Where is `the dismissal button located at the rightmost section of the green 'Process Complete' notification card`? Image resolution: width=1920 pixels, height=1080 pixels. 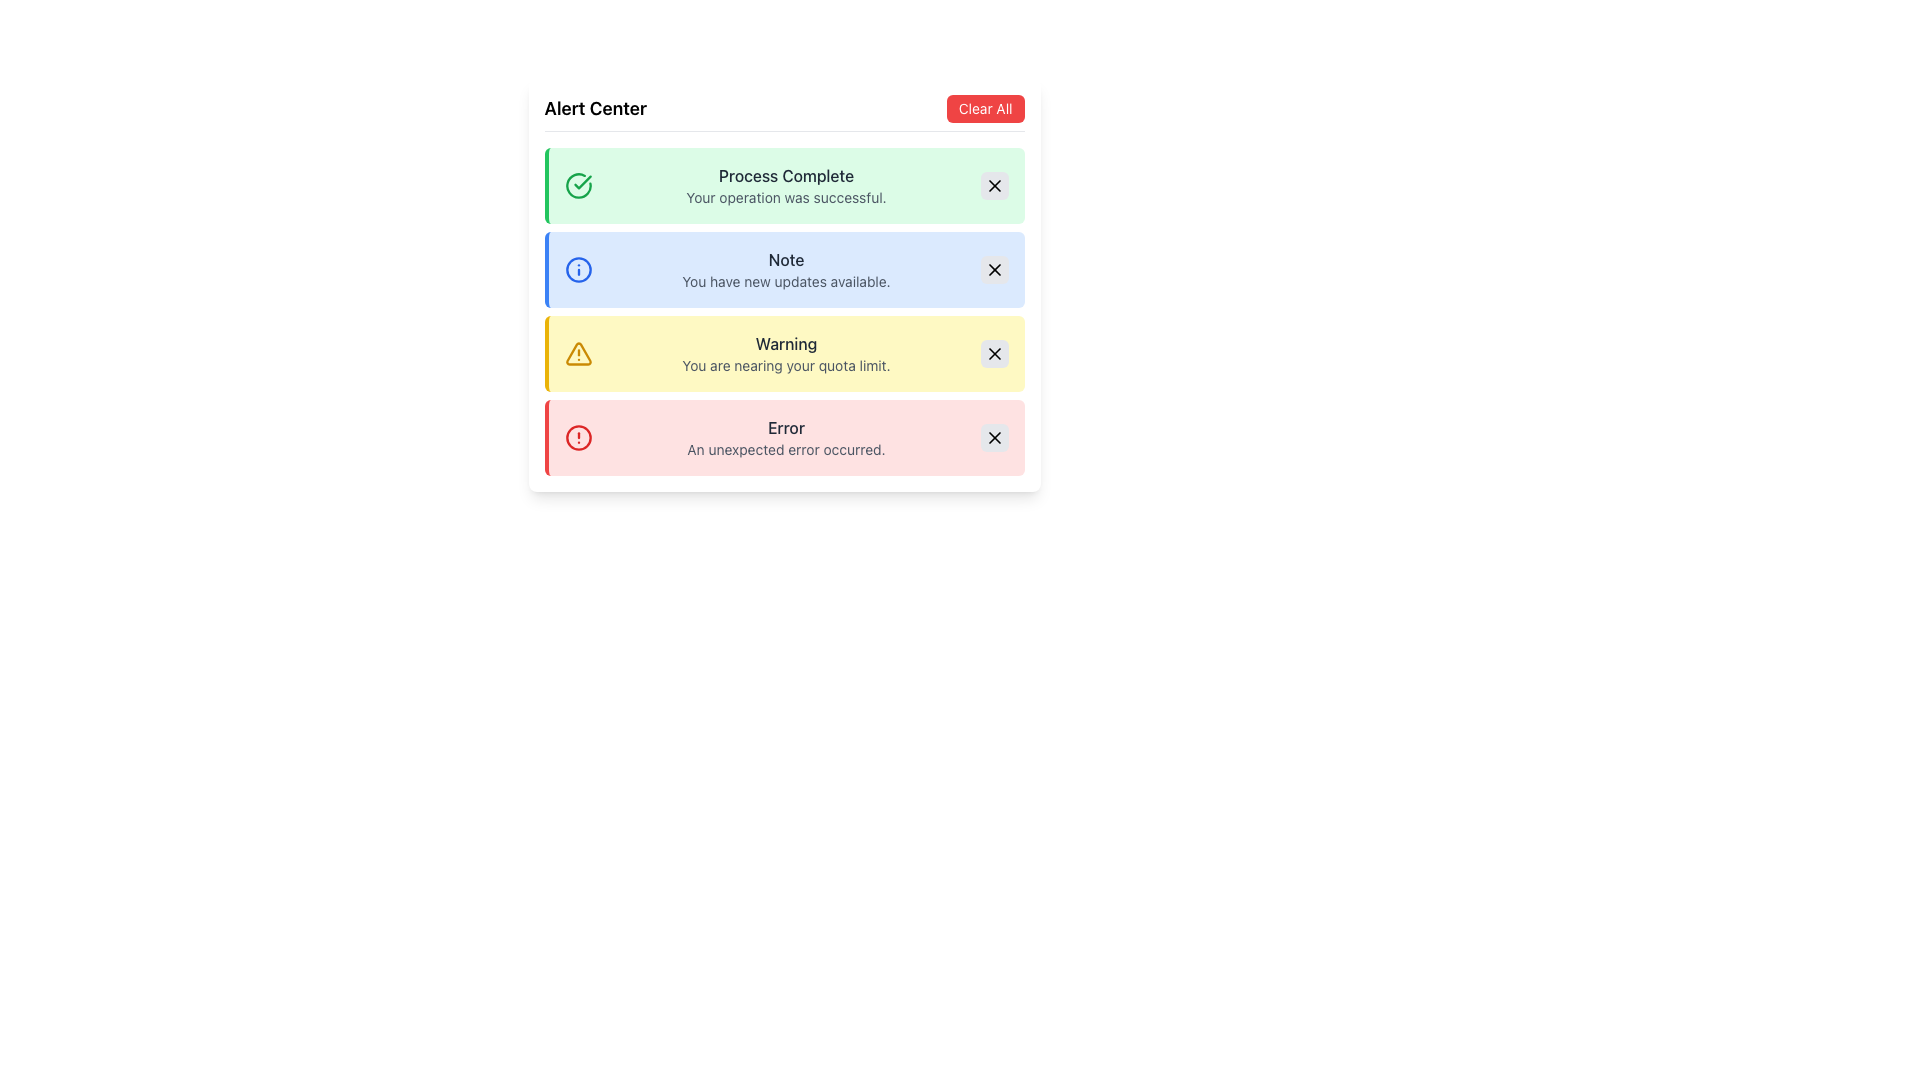 the dismissal button located at the rightmost section of the green 'Process Complete' notification card is located at coordinates (994, 185).